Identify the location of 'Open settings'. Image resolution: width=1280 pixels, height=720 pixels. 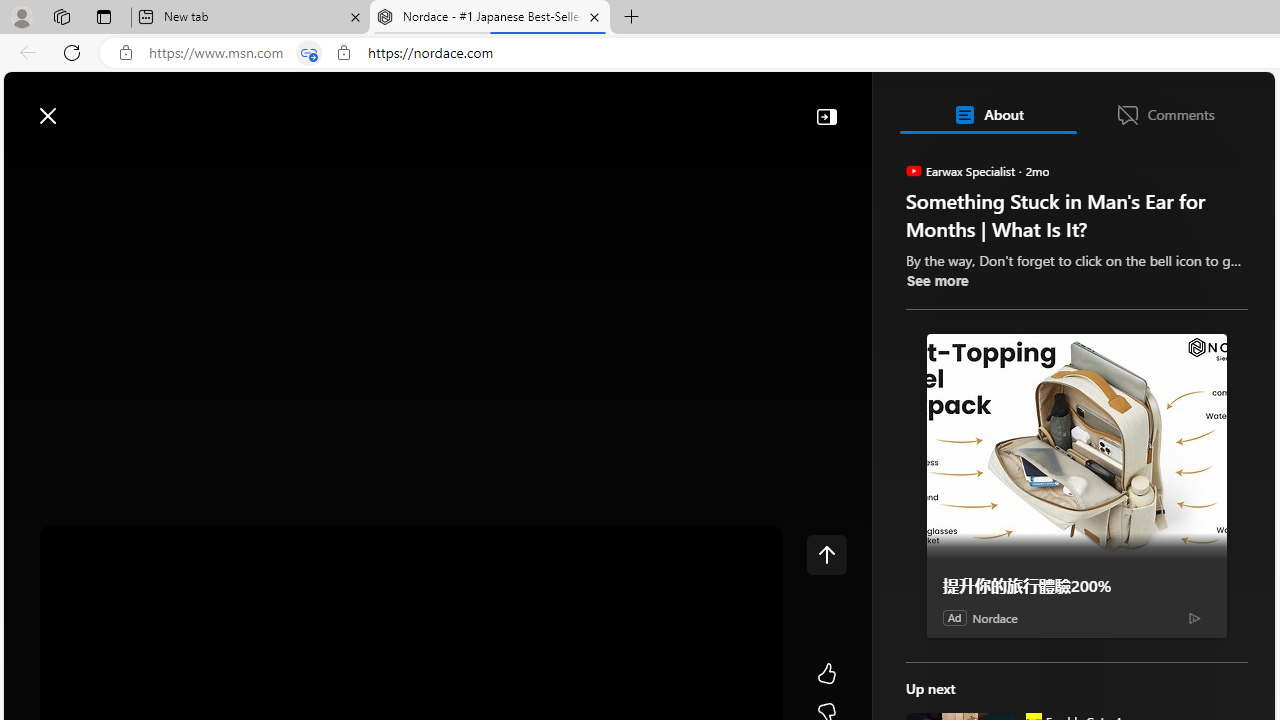
(1229, 105).